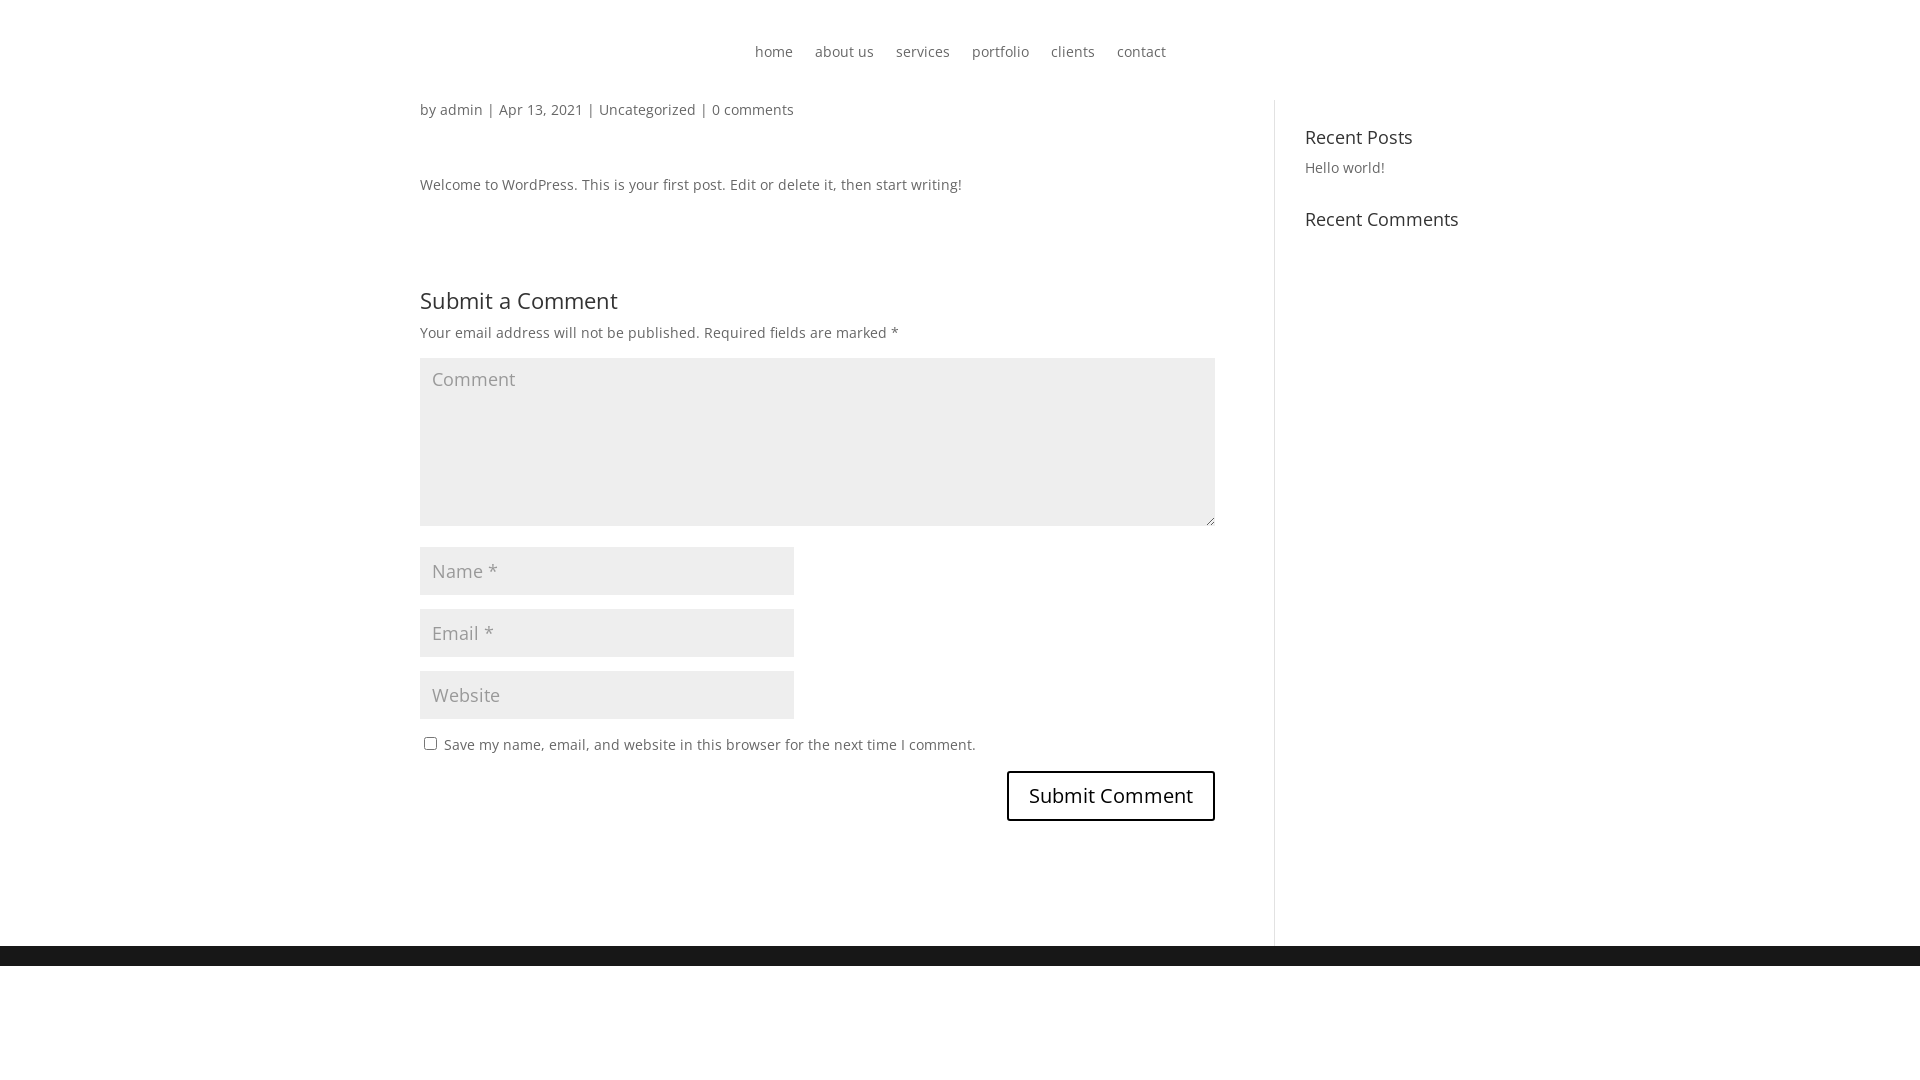 This screenshot has width=1920, height=1080. What do you see at coordinates (1464, 76) in the screenshot?
I see `'Search'` at bounding box center [1464, 76].